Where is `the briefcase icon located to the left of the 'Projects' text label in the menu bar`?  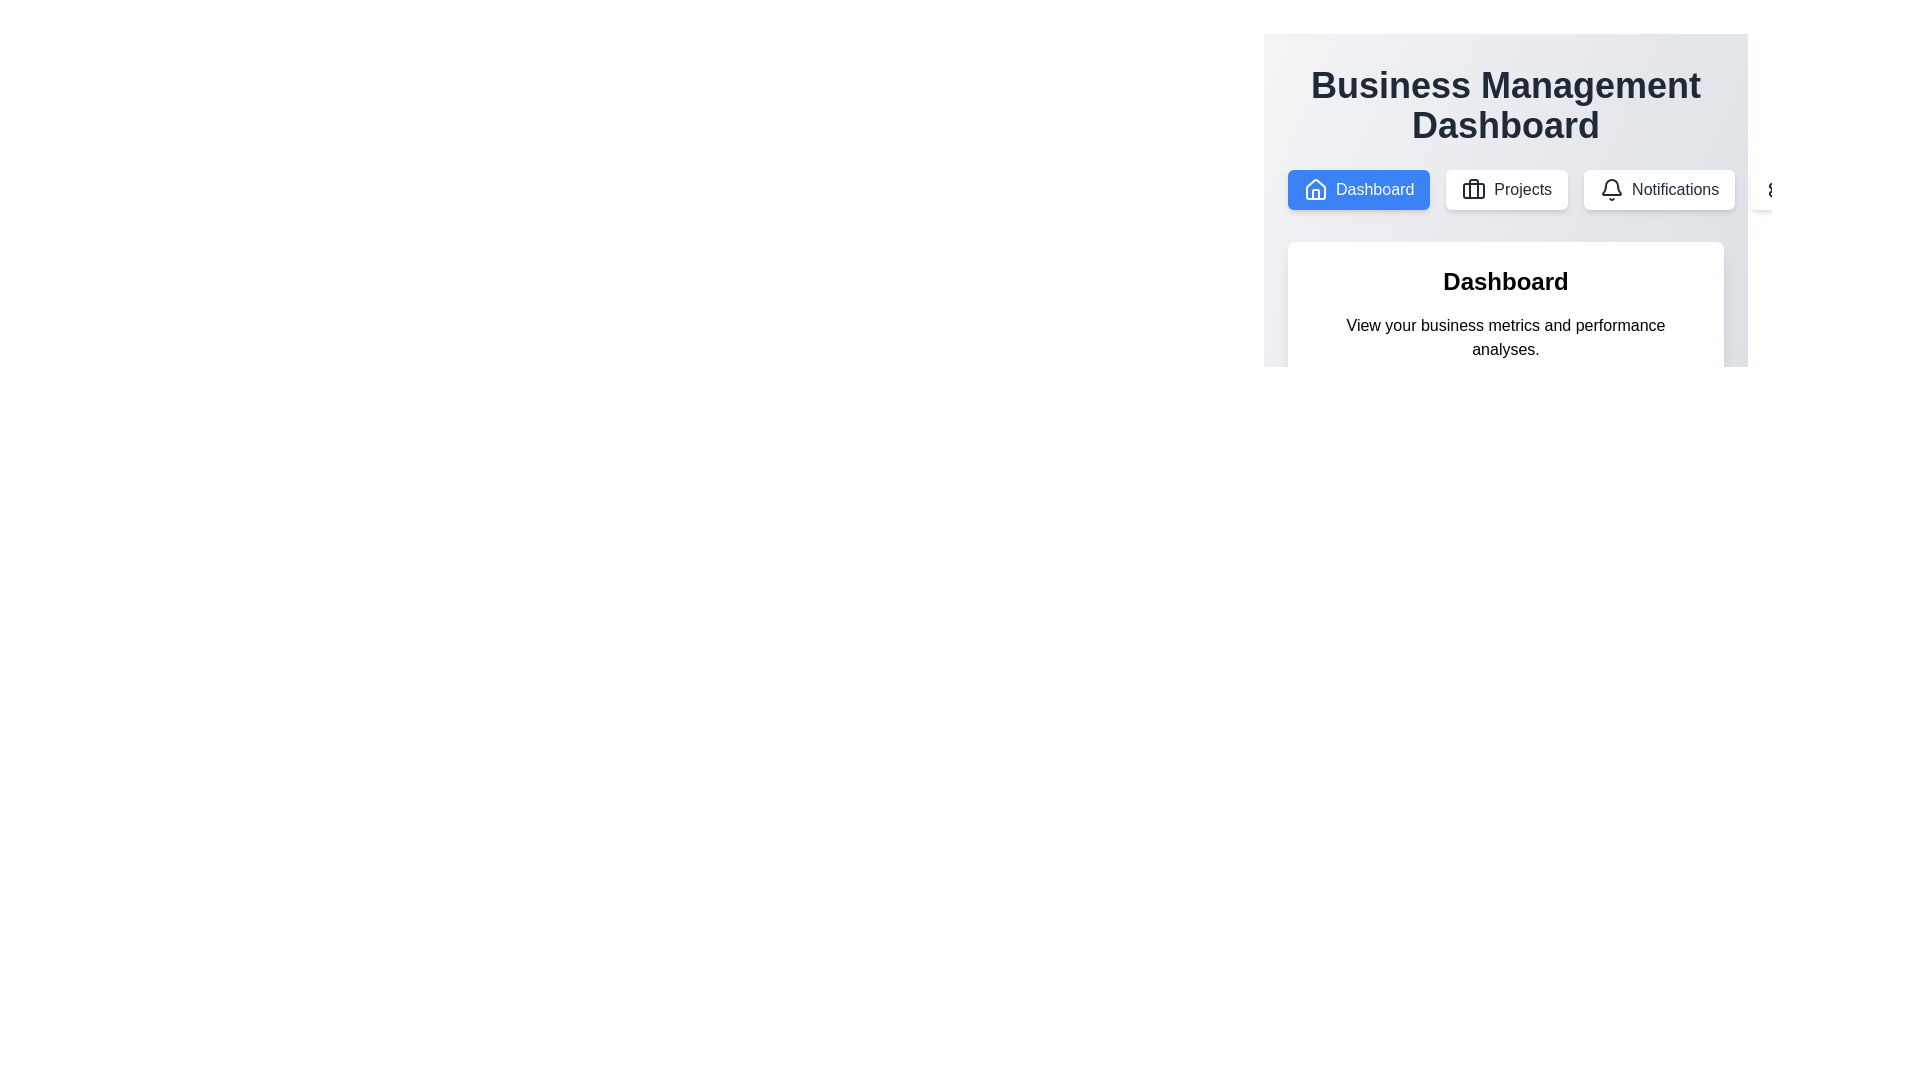
the briefcase icon located to the left of the 'Projects' text label in the menu bar is located at coordinates (1474, 189).